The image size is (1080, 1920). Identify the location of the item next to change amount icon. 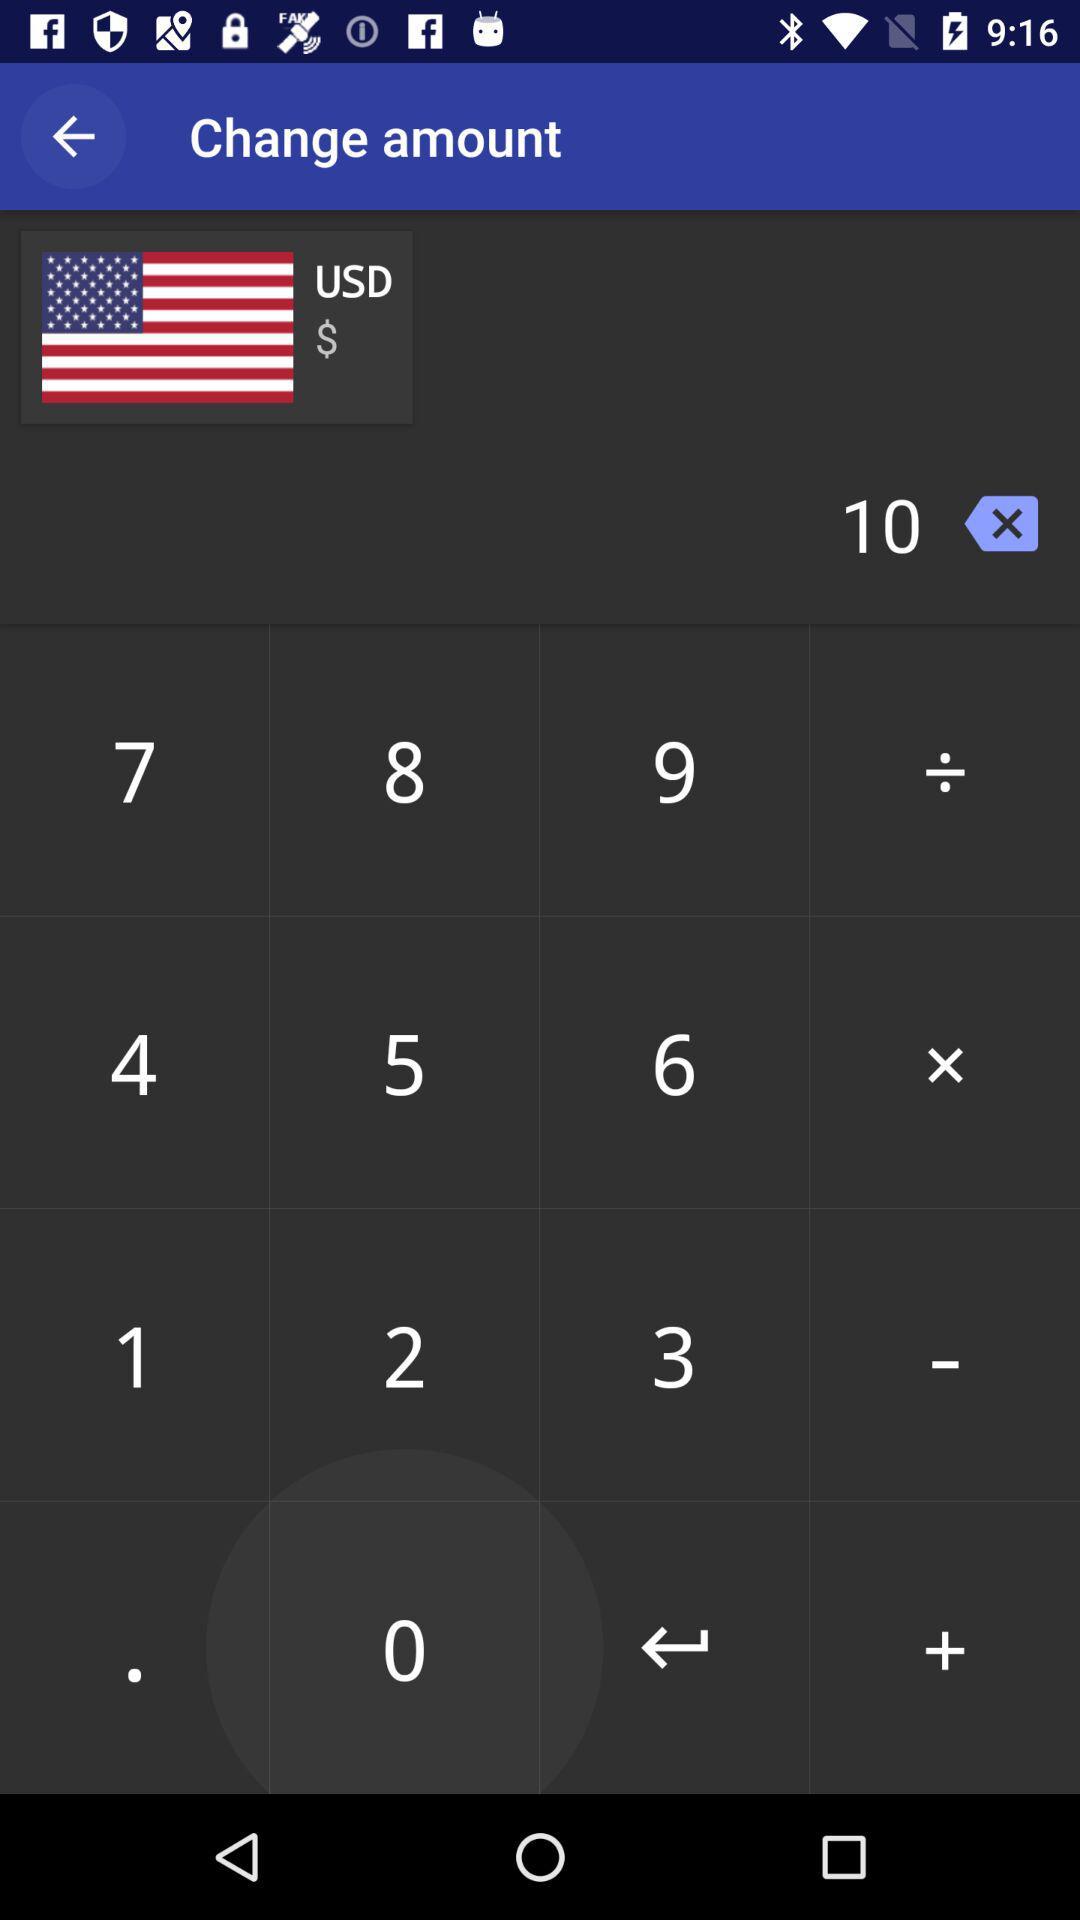
(72, 135).